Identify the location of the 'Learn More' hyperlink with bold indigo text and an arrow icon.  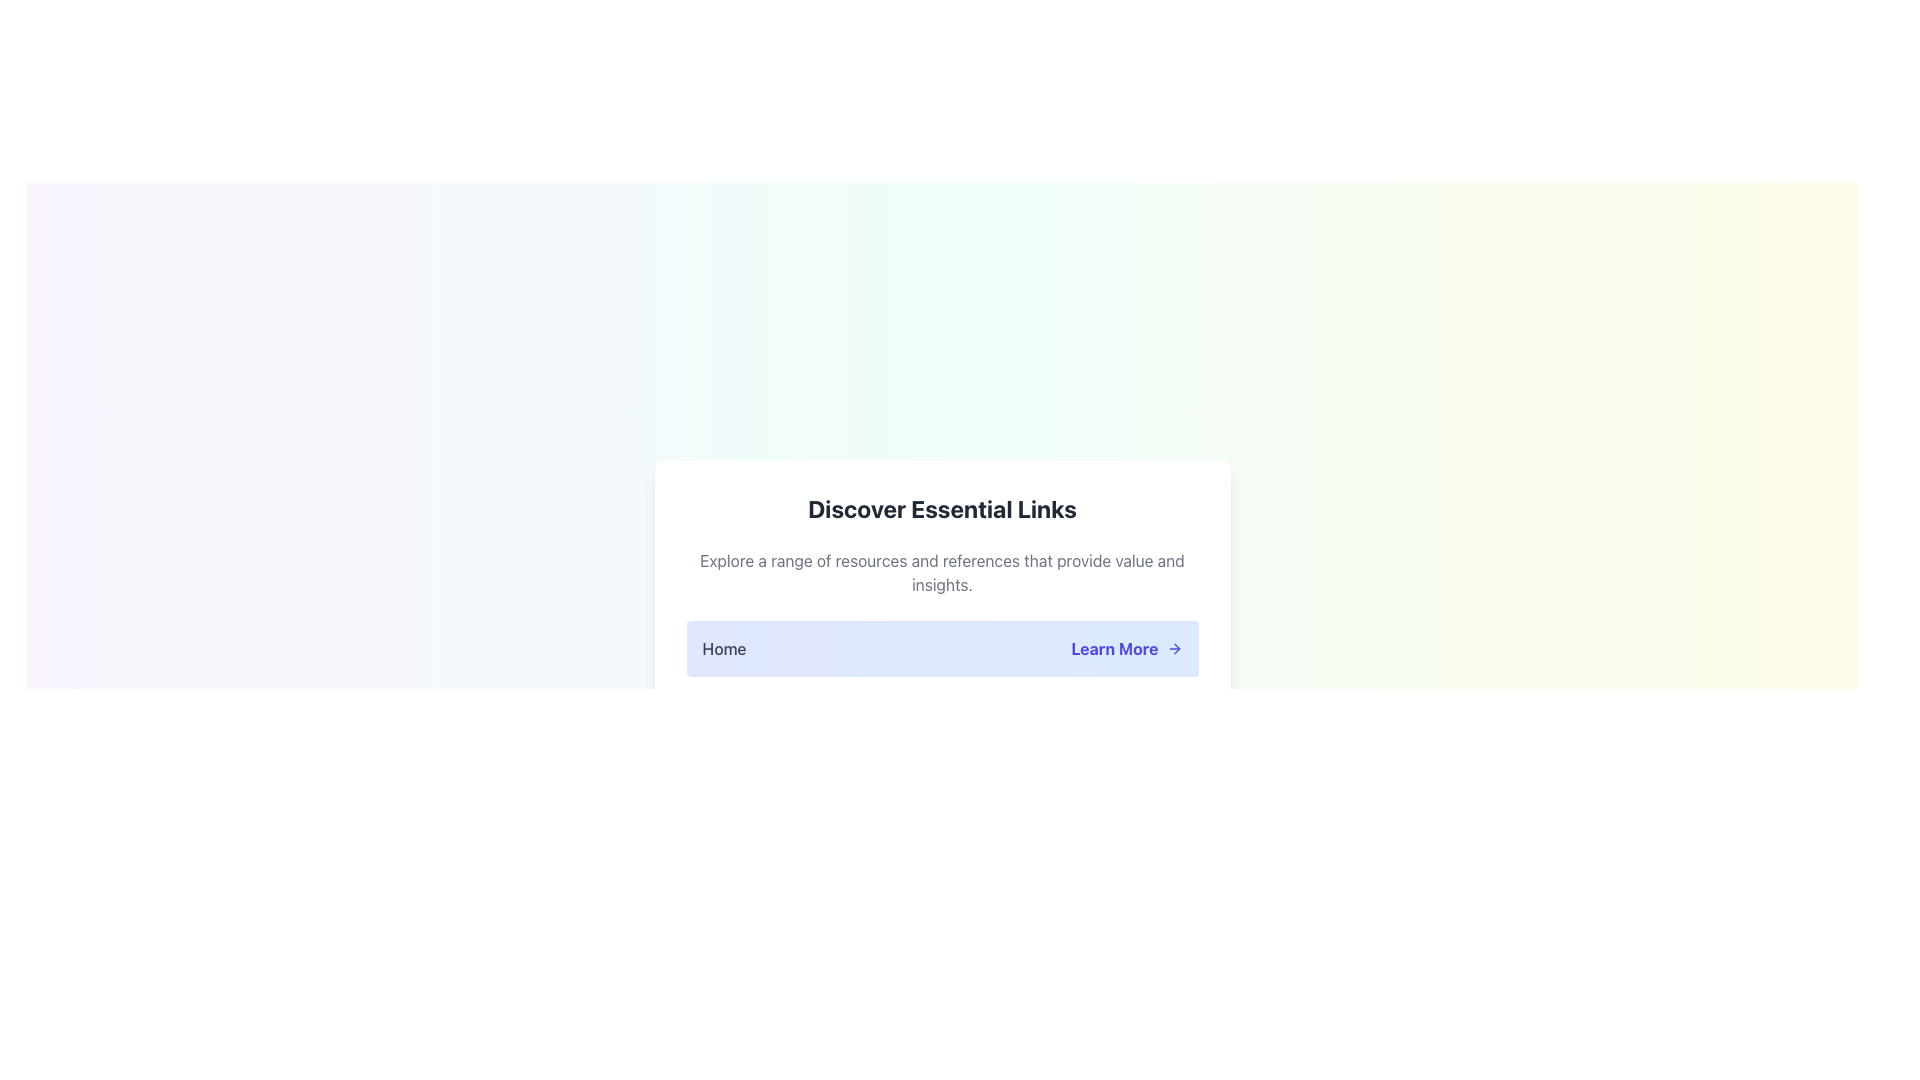
(1127, 648).